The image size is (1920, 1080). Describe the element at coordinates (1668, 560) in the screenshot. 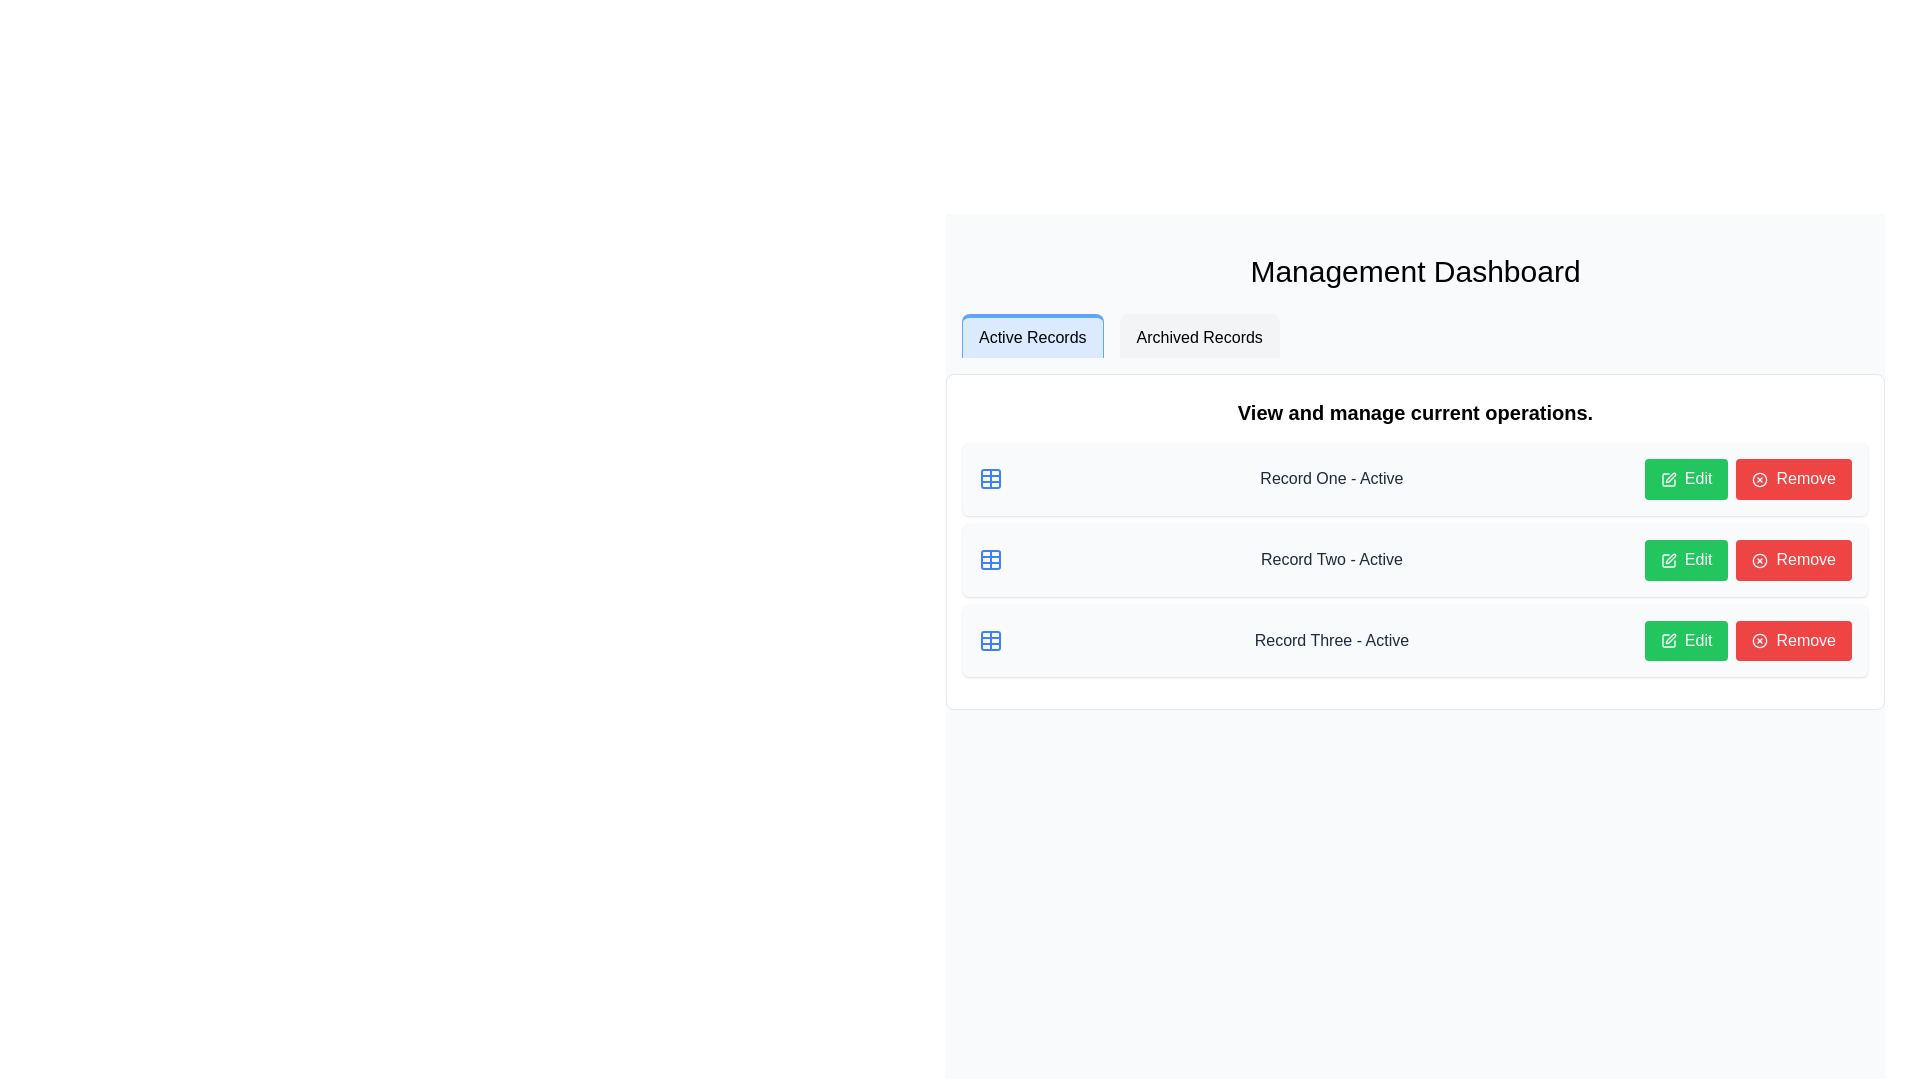

I see `the vector graphic icon within the 'Edit' button located on the right of the second record row` at that location.